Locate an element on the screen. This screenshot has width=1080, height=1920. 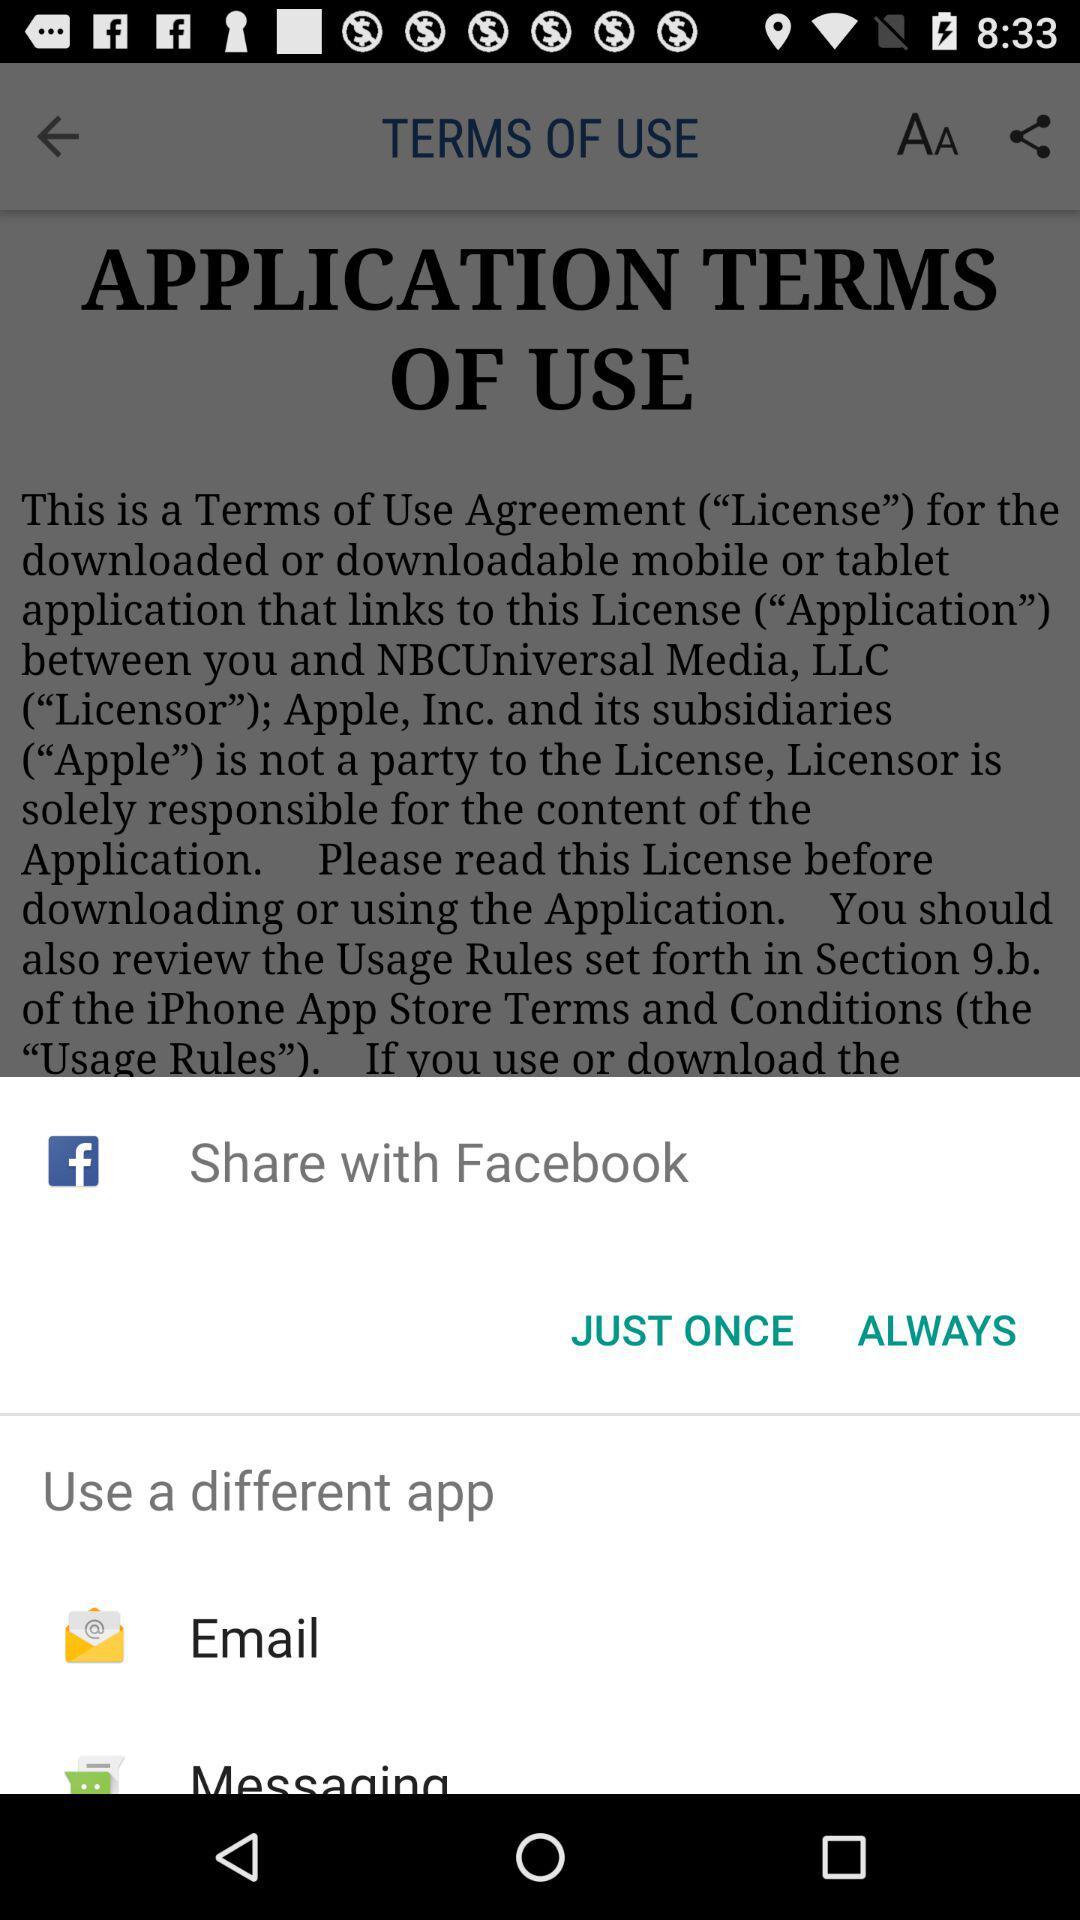
the messaging icon is located at coordinates (318, 1770).